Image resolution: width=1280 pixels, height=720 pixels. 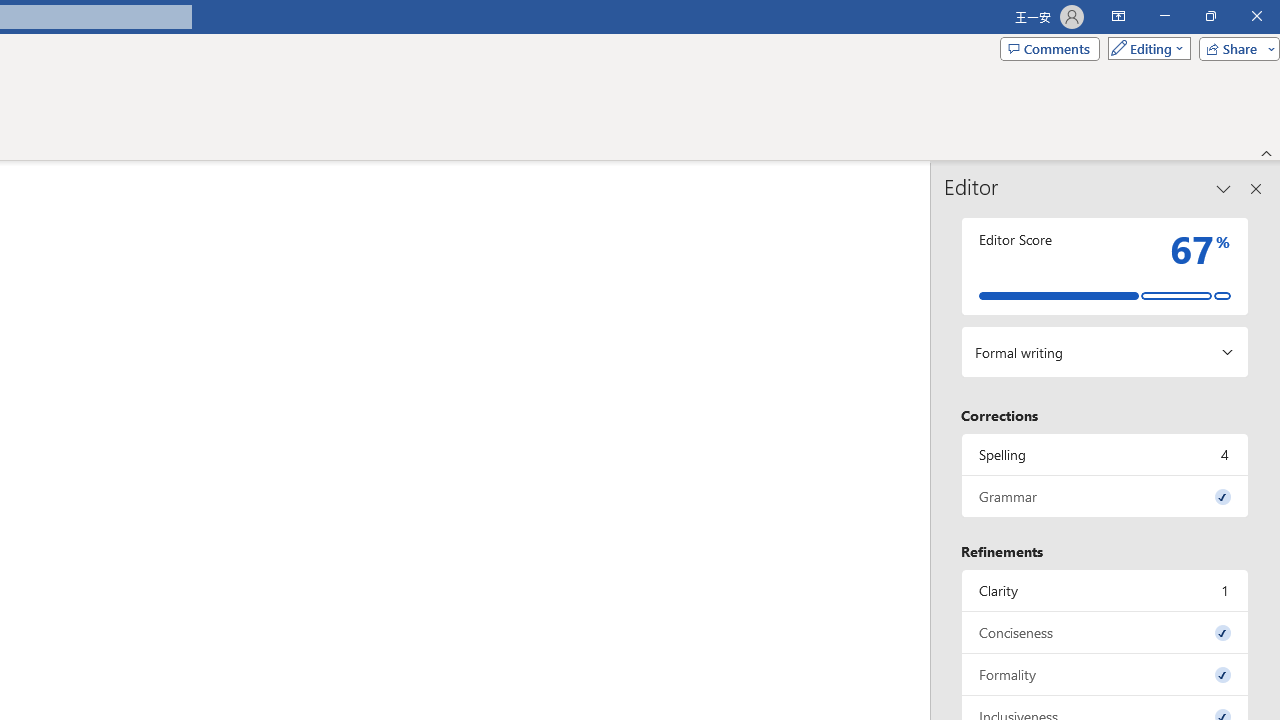 I want to click on 'Editor Score 67%', so click(x=1104, y=265).